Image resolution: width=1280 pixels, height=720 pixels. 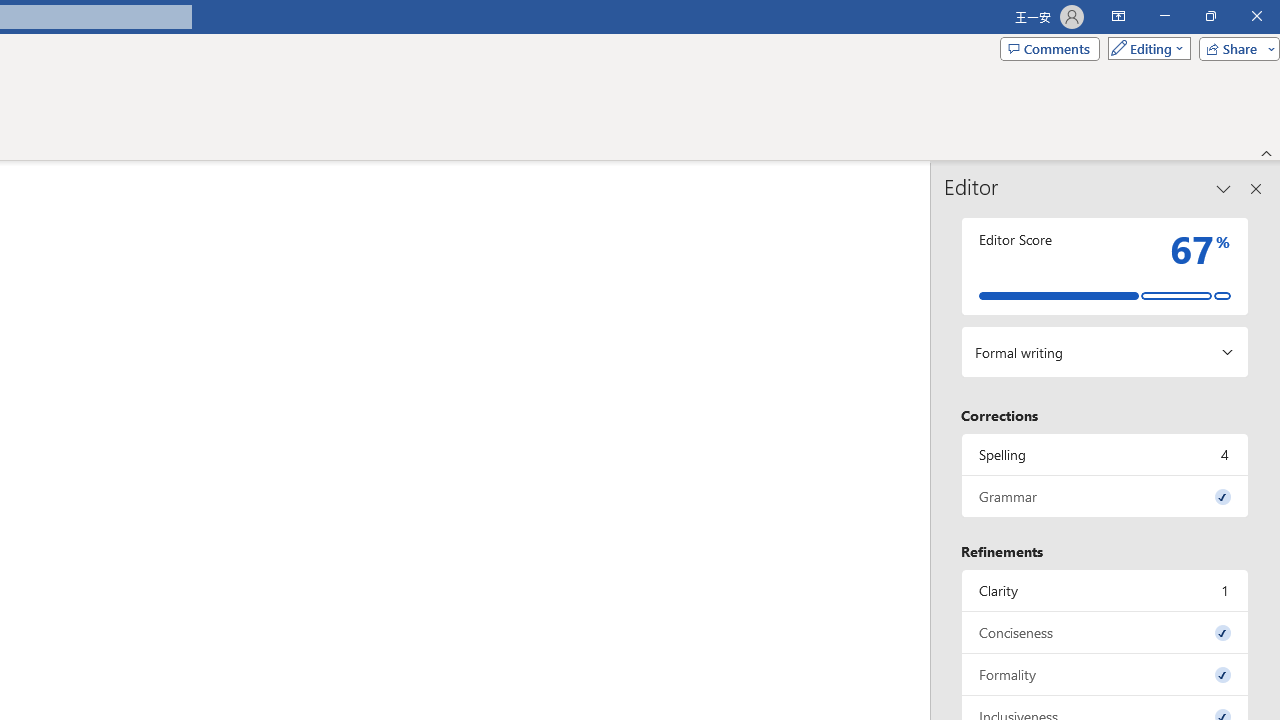 I want to click on 'Editor Score 67%', so click(x=1104, y=265).